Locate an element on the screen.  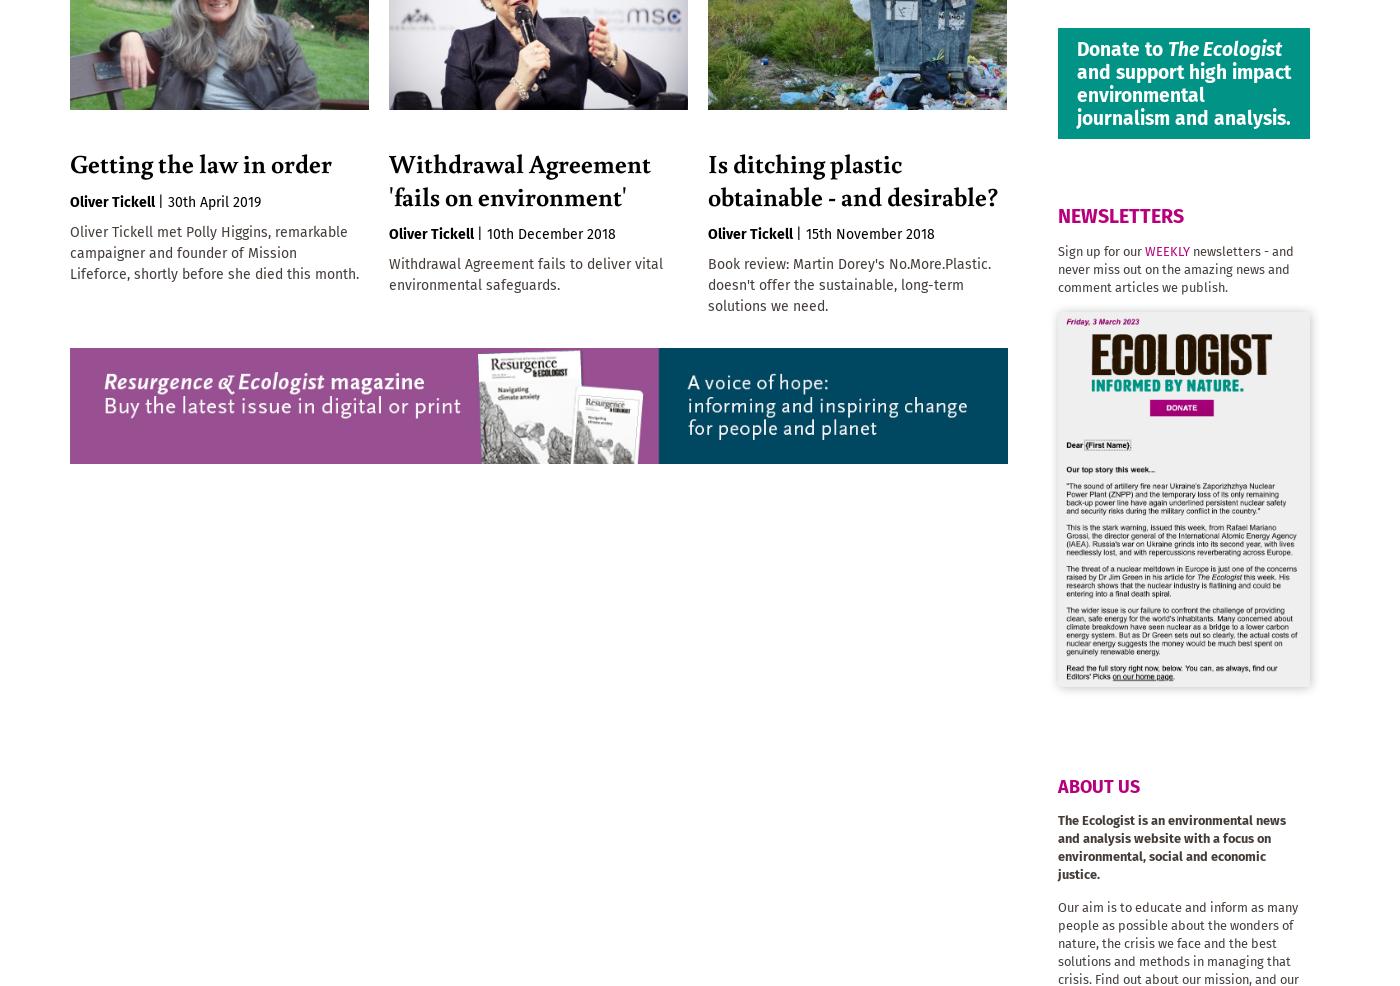
'and support high impact environmental journalism and analysis.' is located at coordinates (1183, 94).